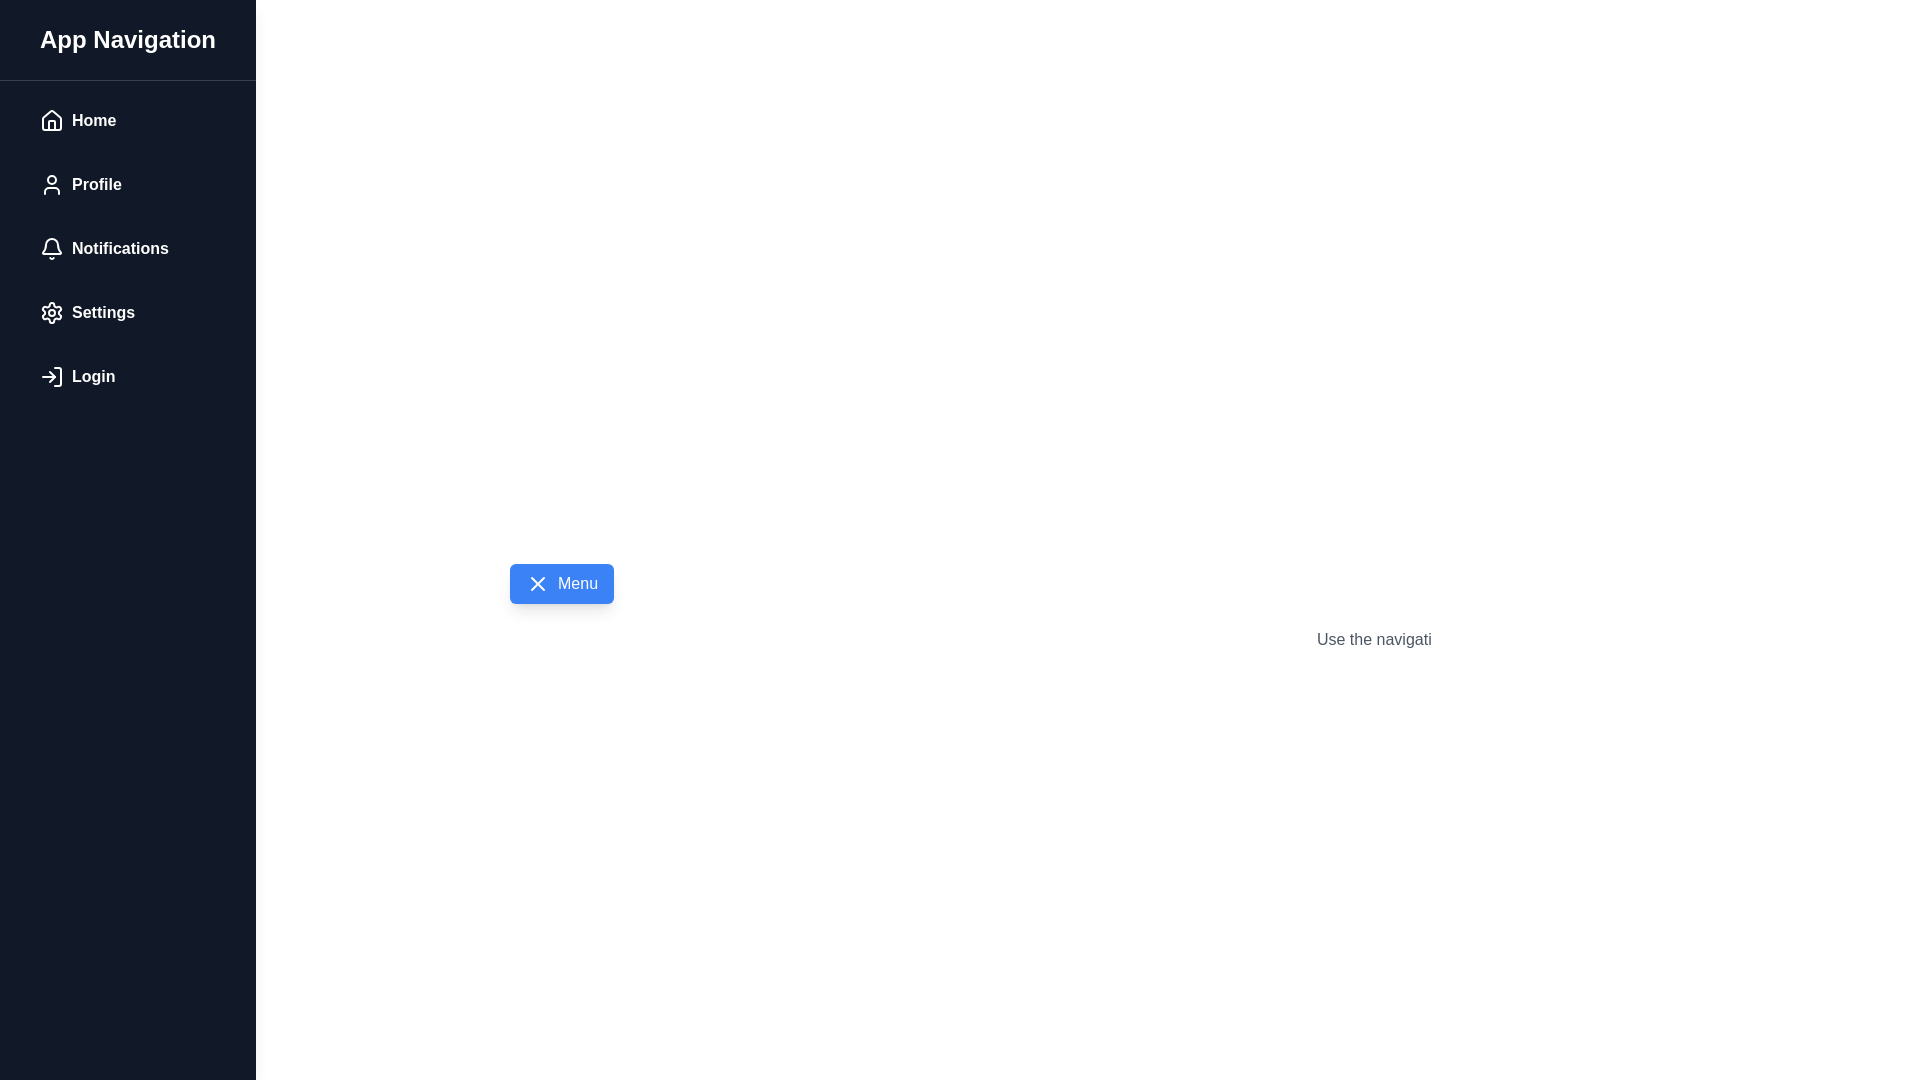  Describe the element at coordinates (127, 377) in the screenshot. I see `the 'Login' navigation button, which is the fifth item in the sidebar menu, to activate its hover effects` at that location.